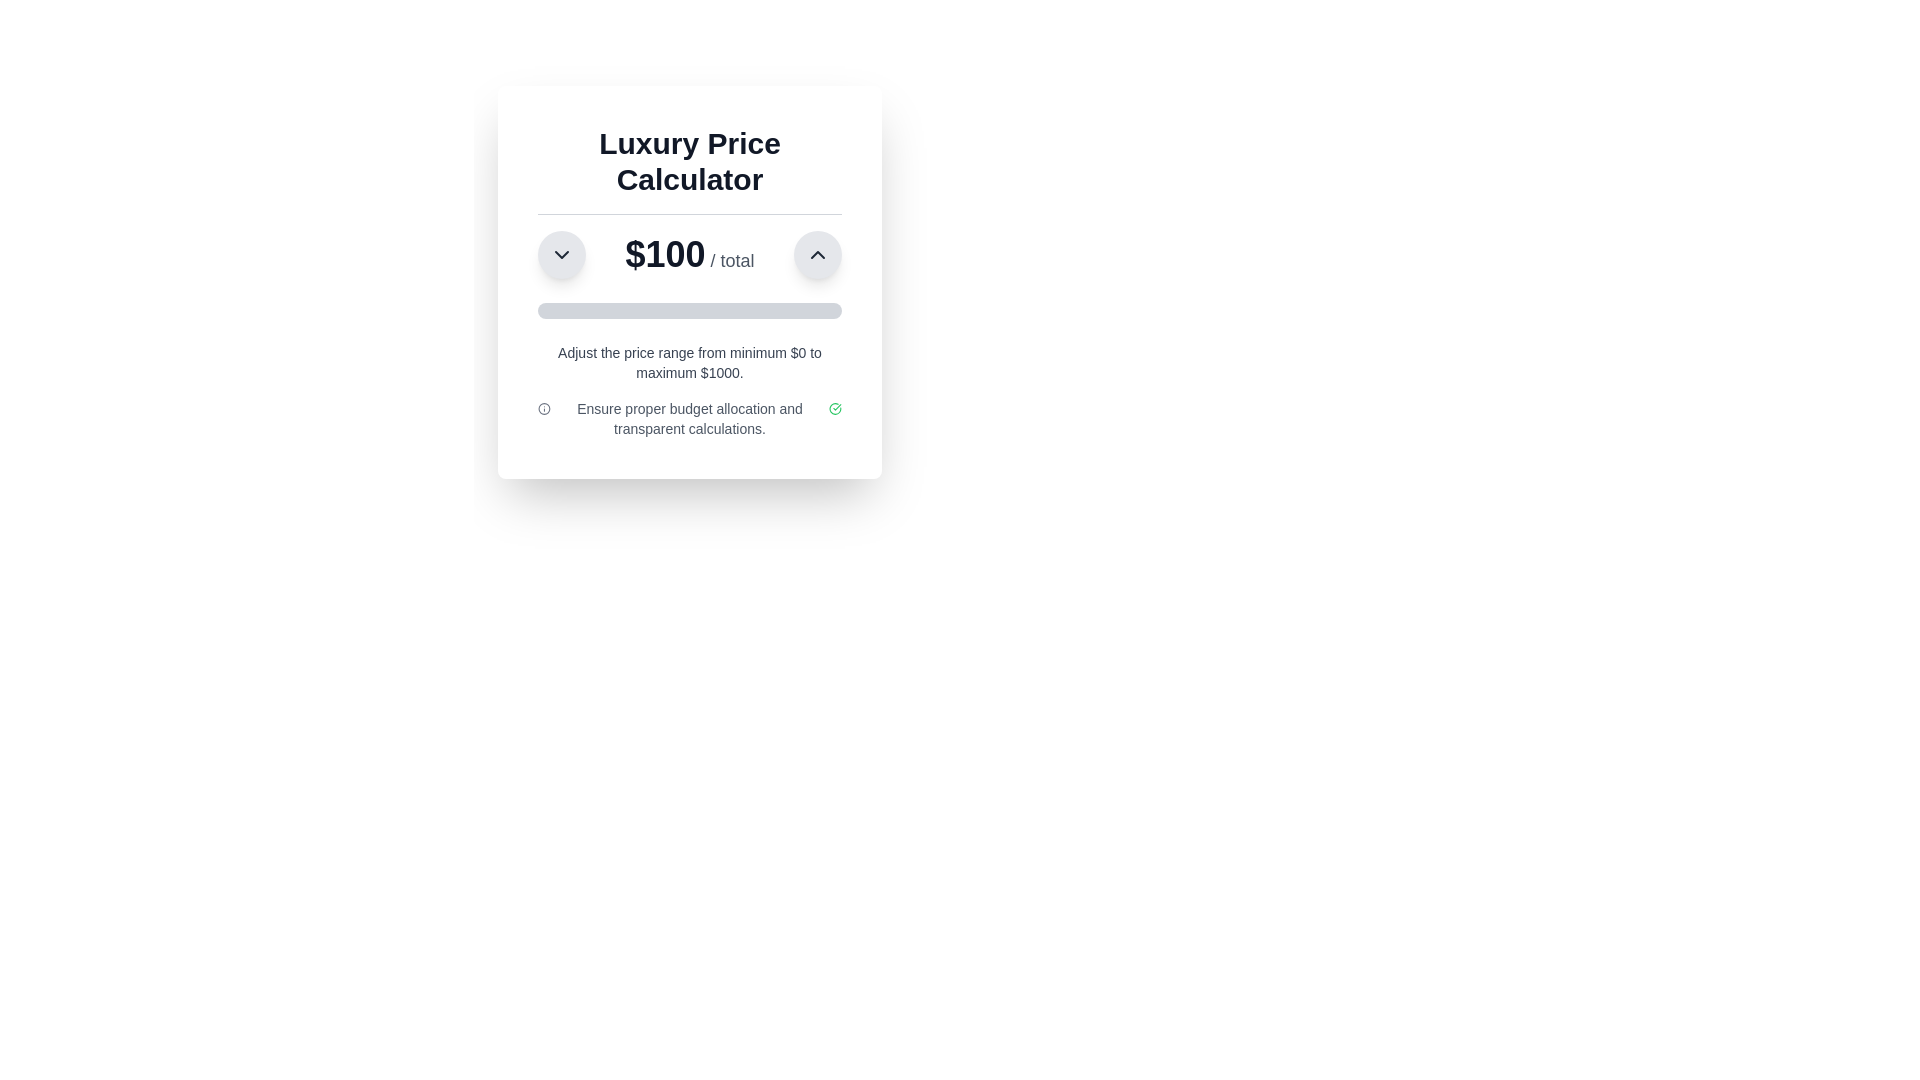  I want to click on the text label displaying the message '$100 / total', which is prominently centered below the 'Luxury Price Calculator' heading, so click(690, 245).